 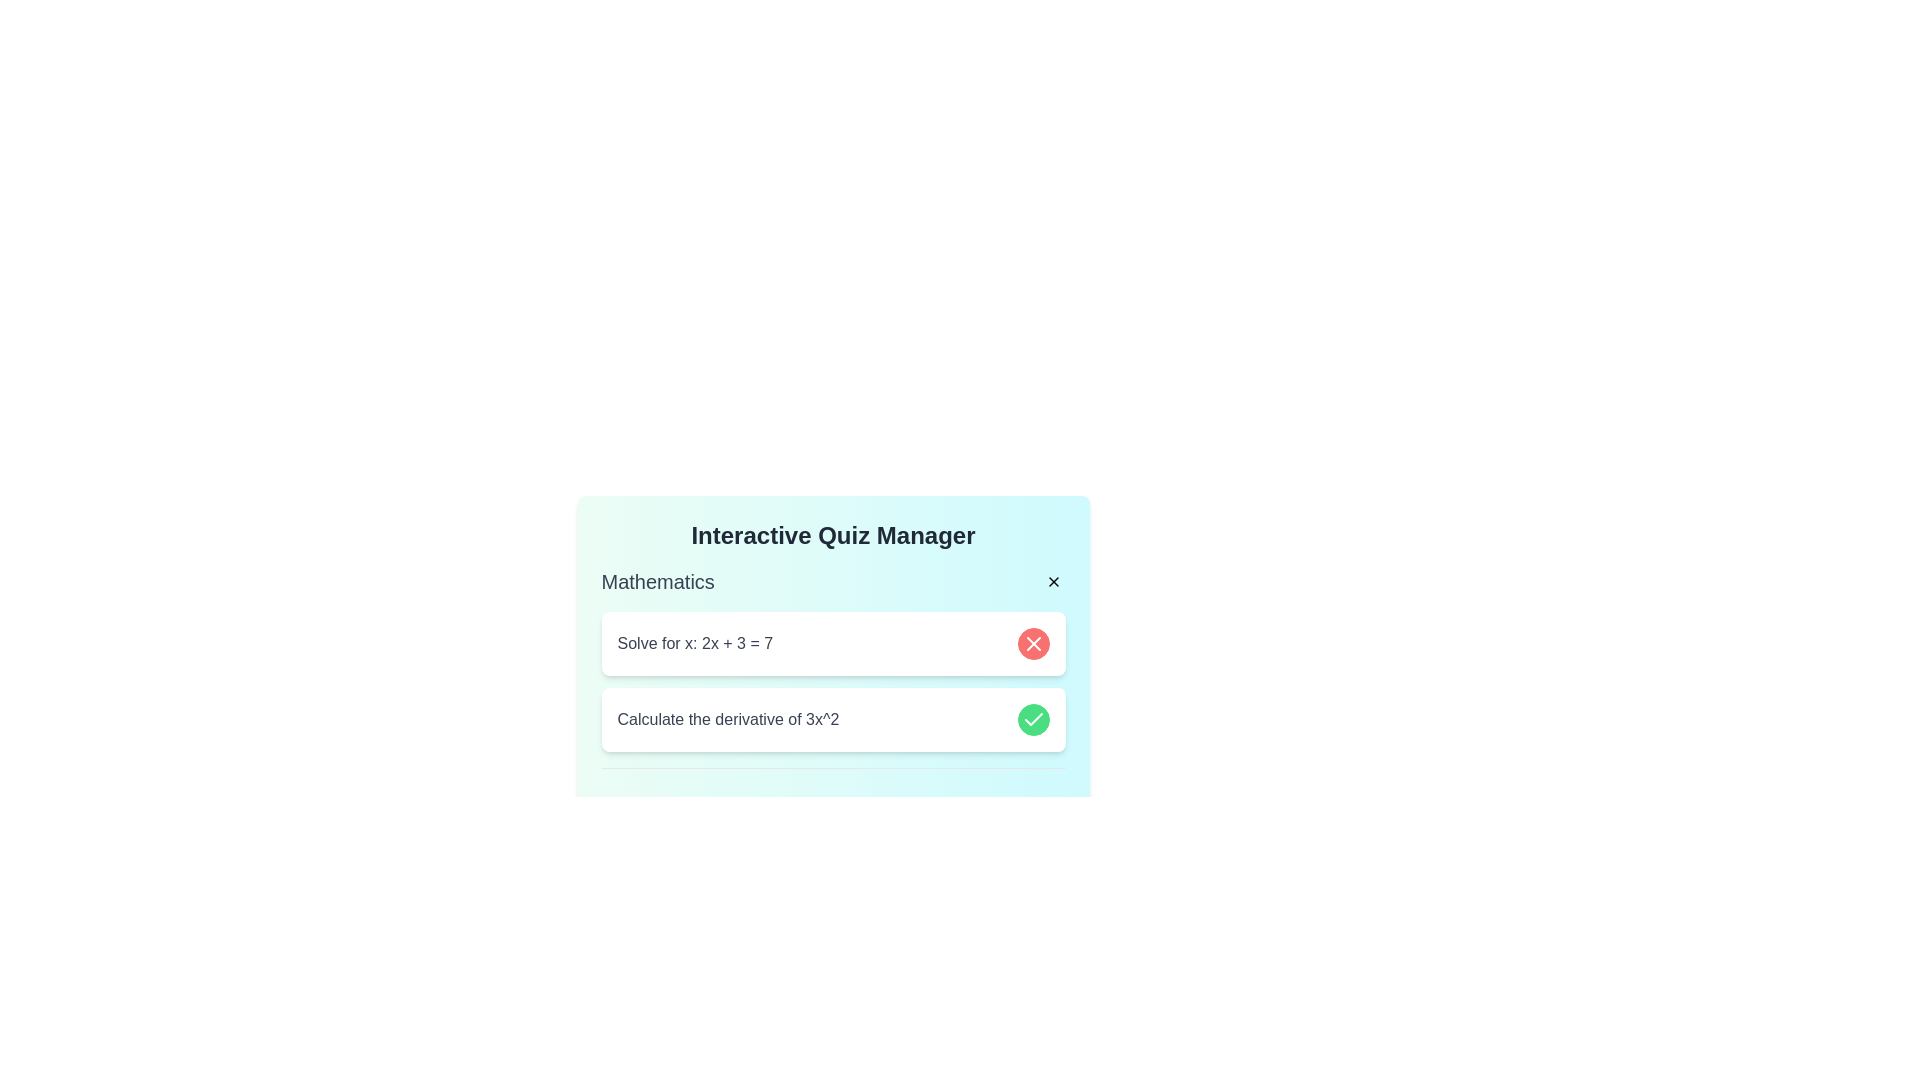 I want to click on the checkmark icon, which is a small light-colored checkmark symbol on a green circular background, located adjacent to the second question item labeled 'Calculate the derivative of 3x^2' in the Interactive Quiz Manager interface, so click(x=1033, y=718).